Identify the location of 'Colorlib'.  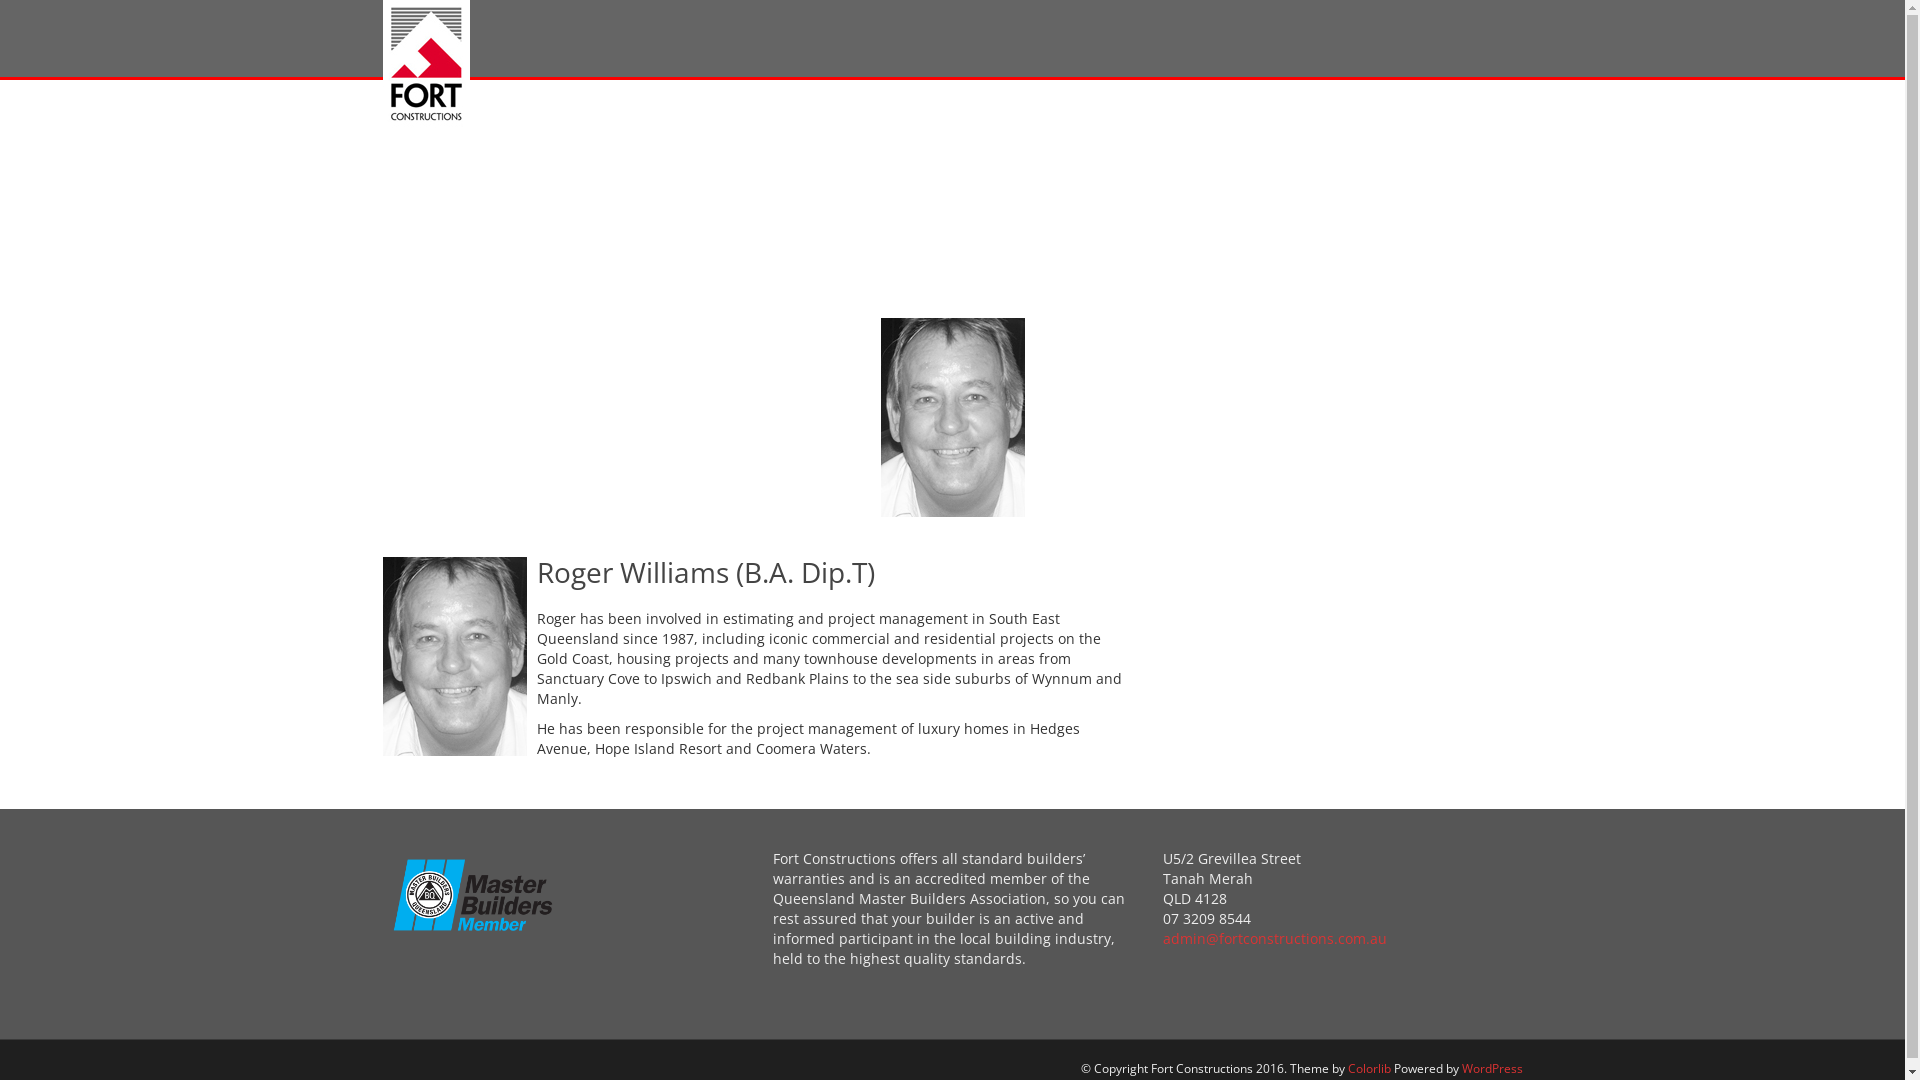
(1368, 1067).